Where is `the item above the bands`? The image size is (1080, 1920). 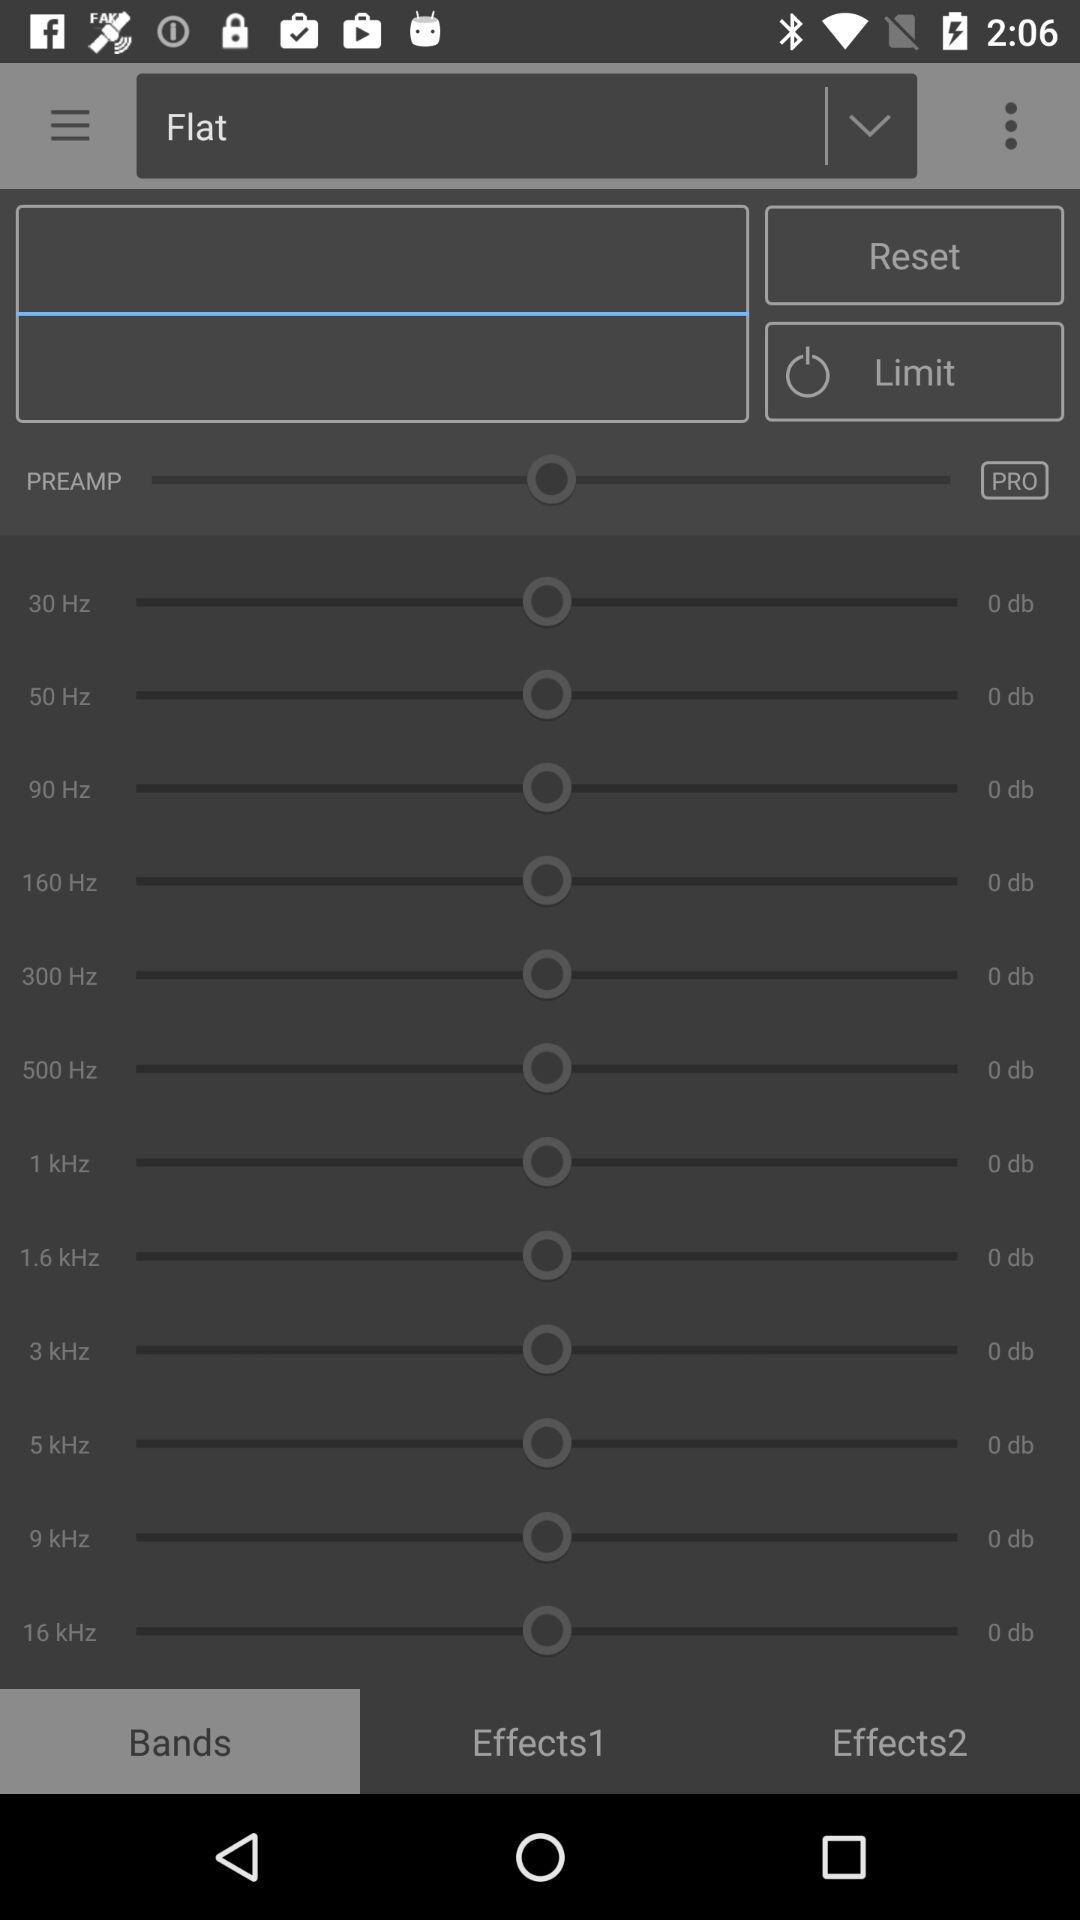 the item above the bands is located at coordinates (540, 938).